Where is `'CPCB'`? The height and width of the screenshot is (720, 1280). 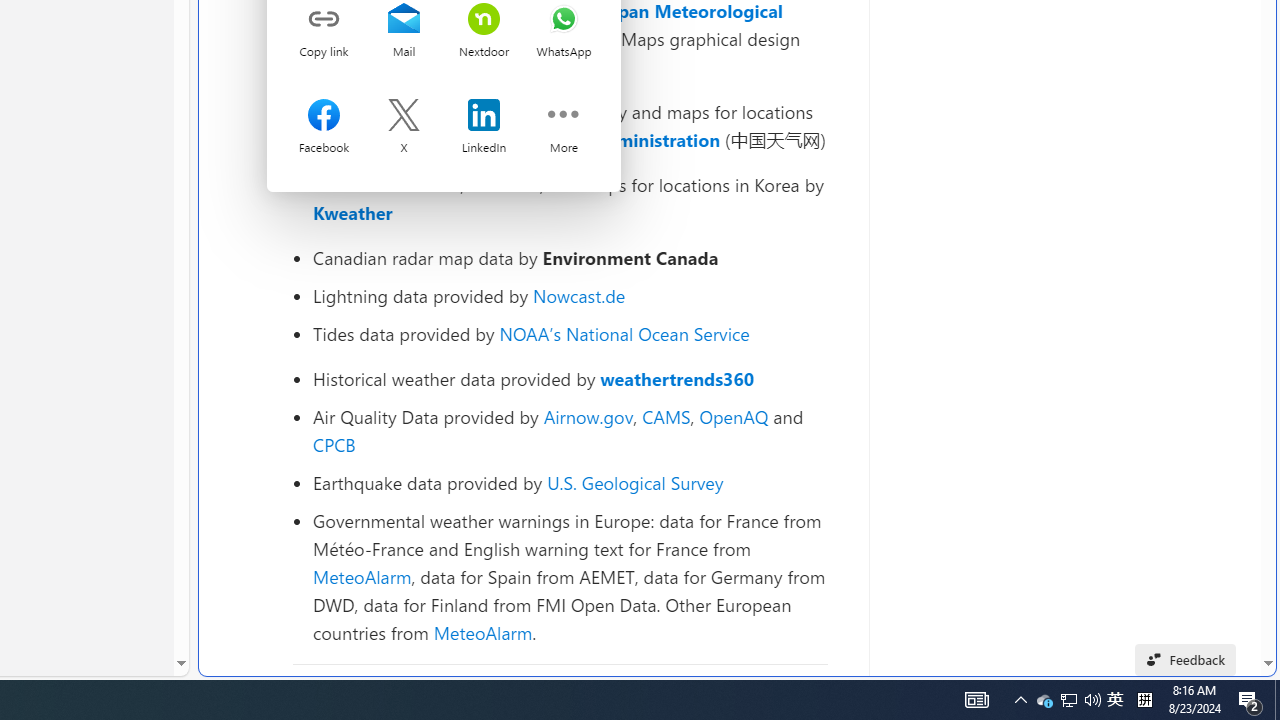 'CPCB' is located at coordinates (334, 443).